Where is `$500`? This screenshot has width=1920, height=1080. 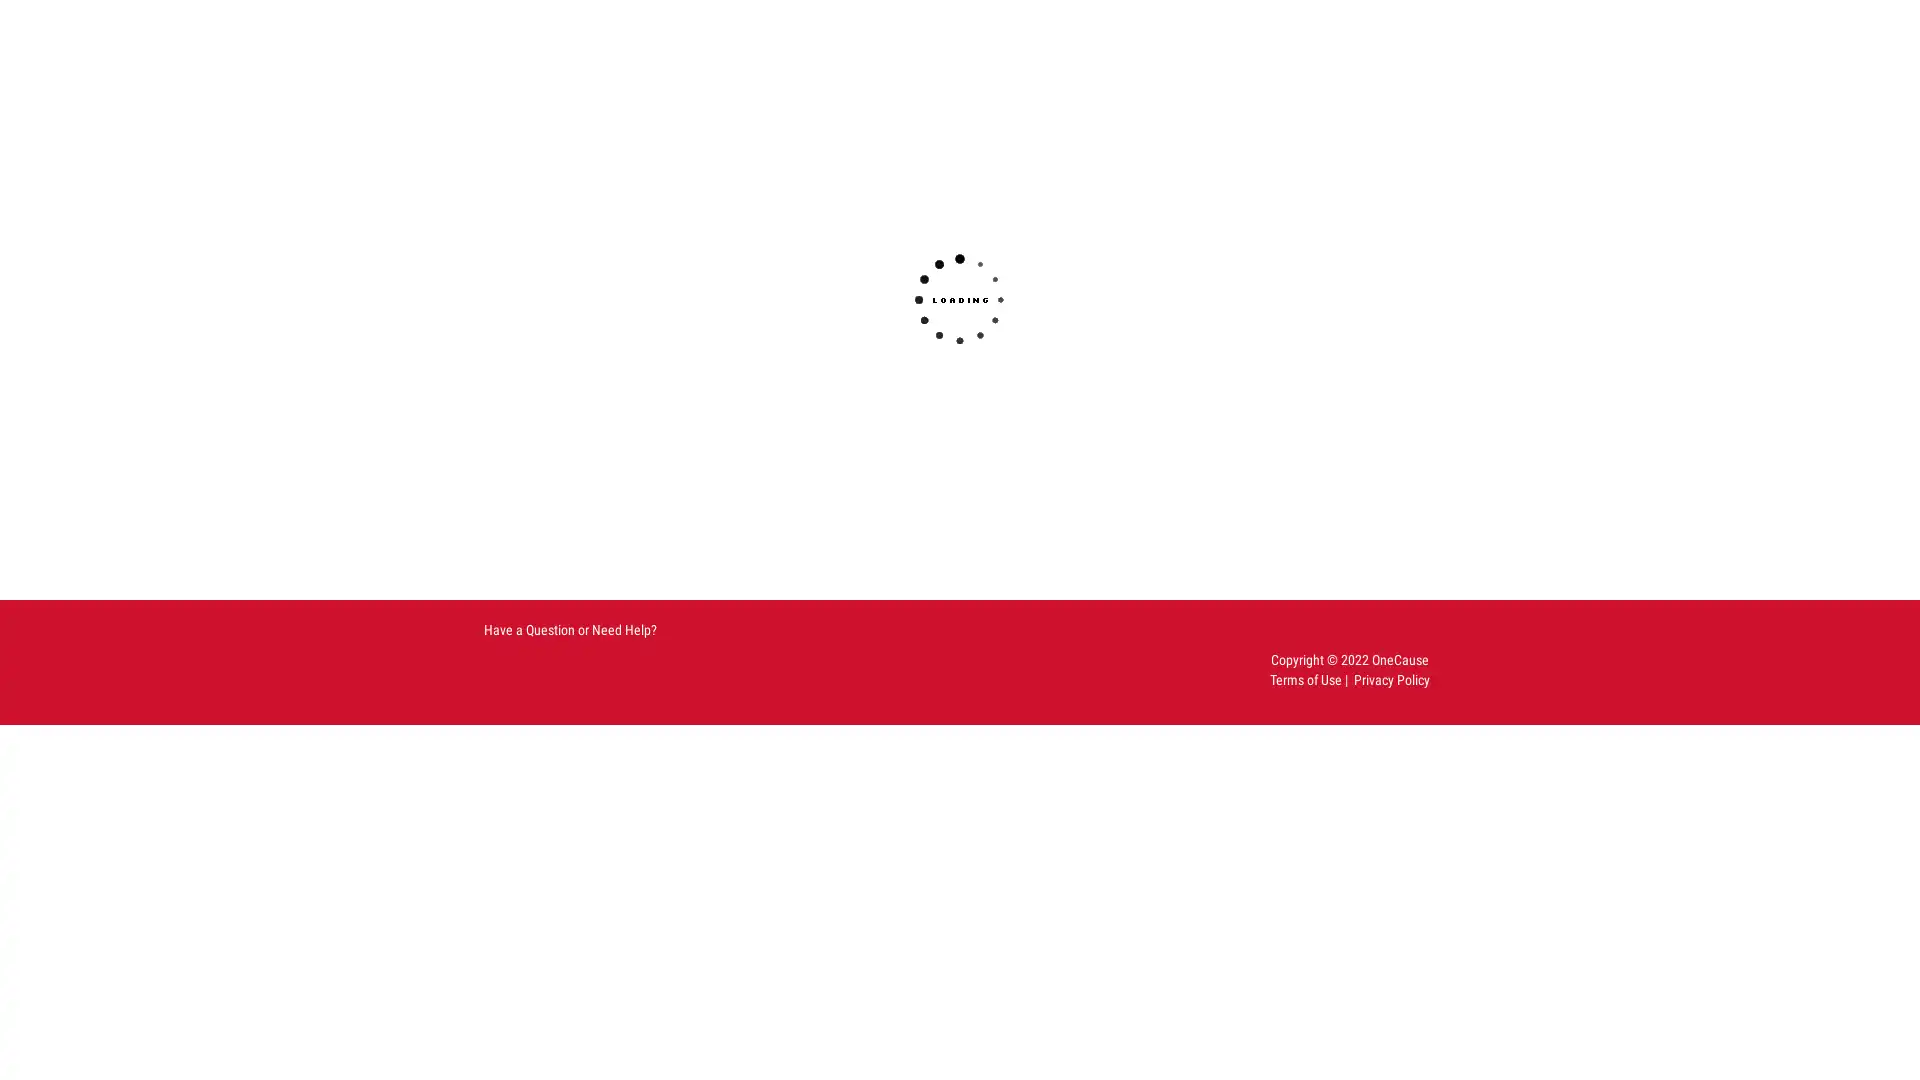
$500 is located at coordinates (1003, 288).